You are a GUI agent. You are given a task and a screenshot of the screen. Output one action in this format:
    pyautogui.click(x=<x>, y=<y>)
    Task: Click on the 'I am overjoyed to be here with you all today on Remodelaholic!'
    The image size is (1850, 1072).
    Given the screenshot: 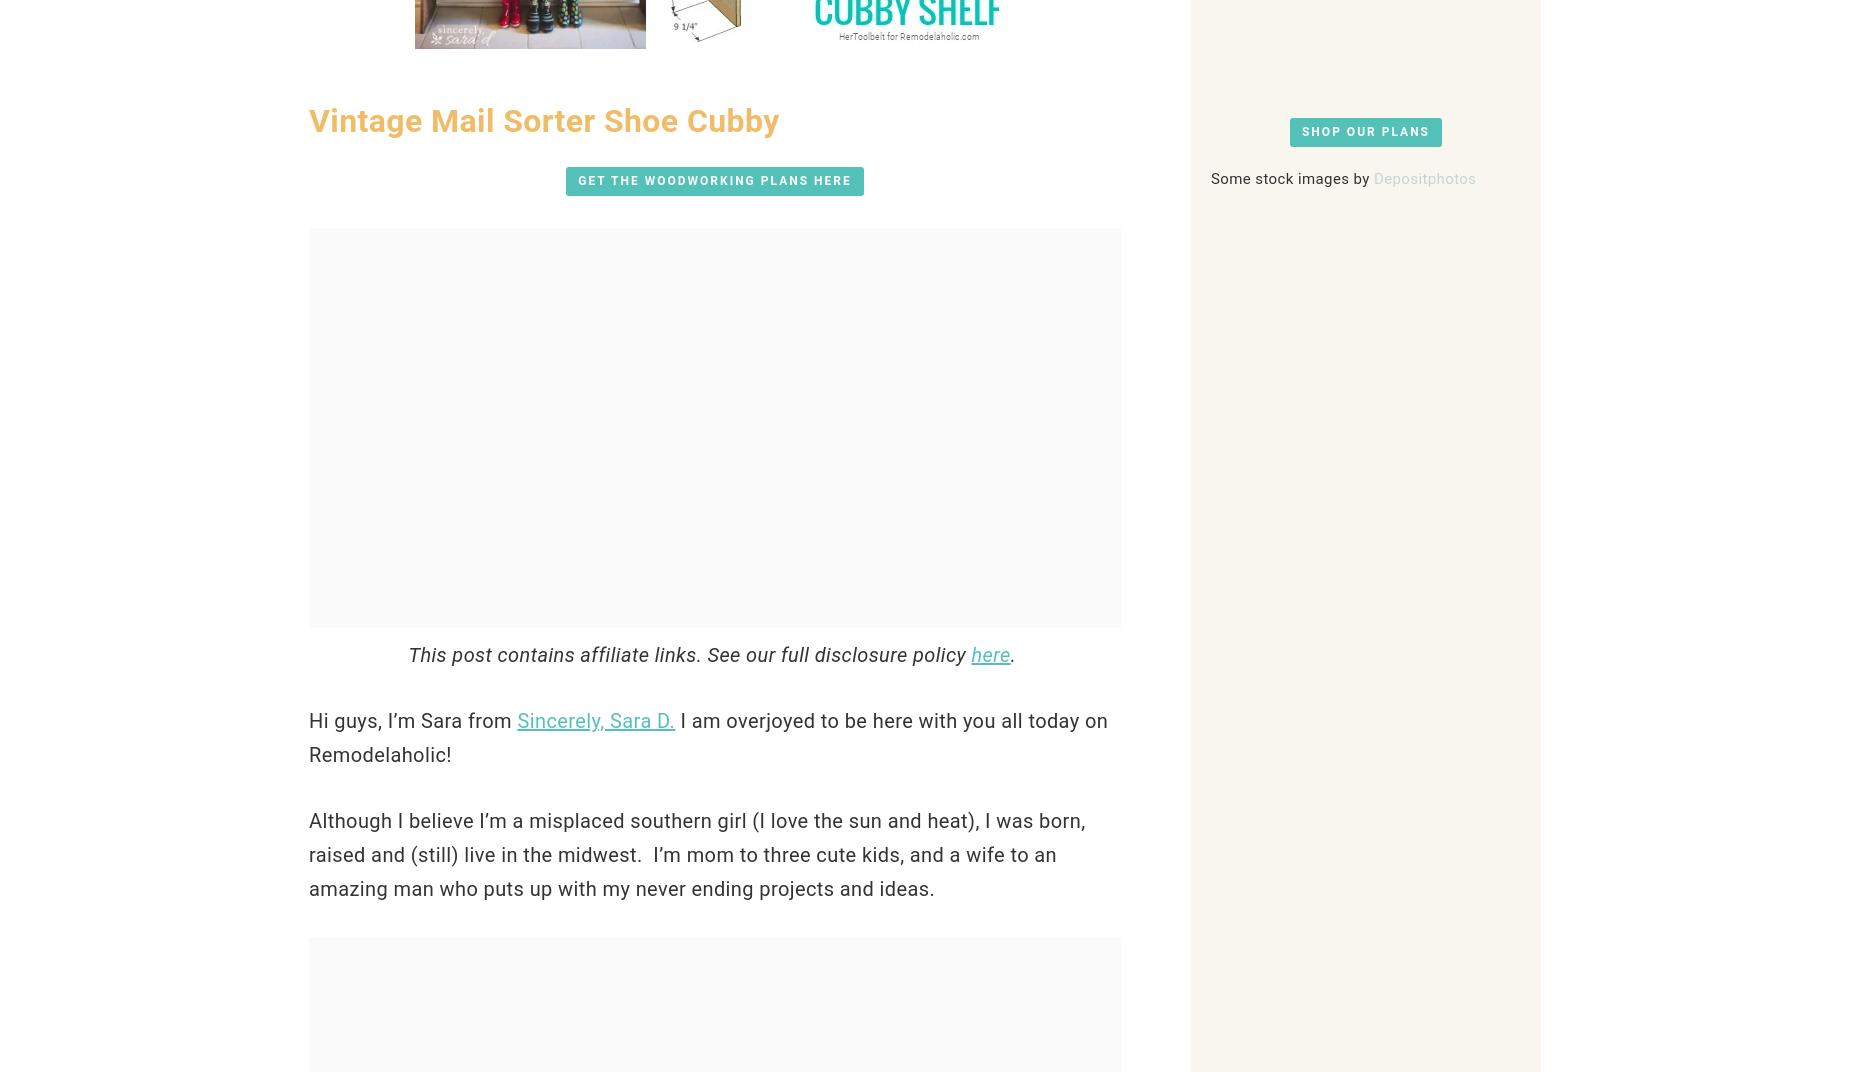 What is the action you would take?
    pyautogui.click(x=708, y=736)
    